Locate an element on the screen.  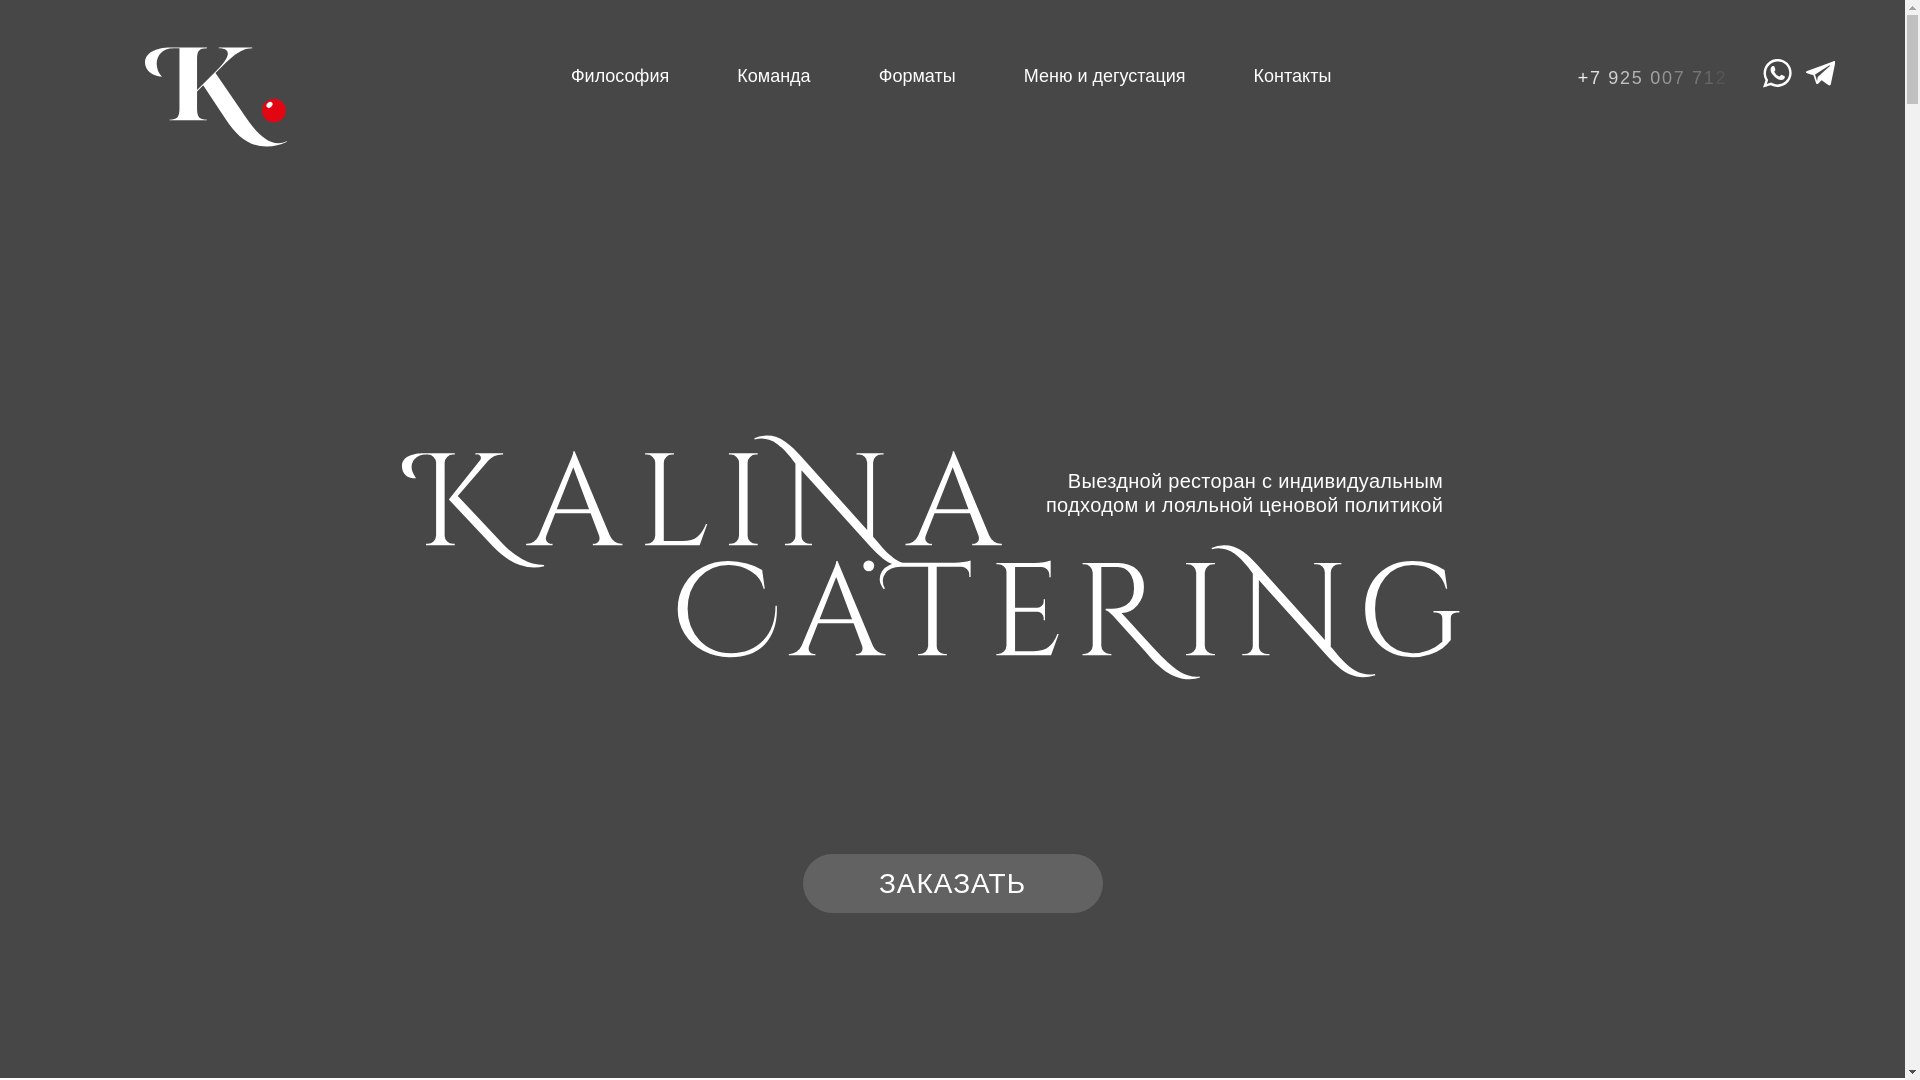
'+7 925 007 712' is located at coordinates (1577, 76).